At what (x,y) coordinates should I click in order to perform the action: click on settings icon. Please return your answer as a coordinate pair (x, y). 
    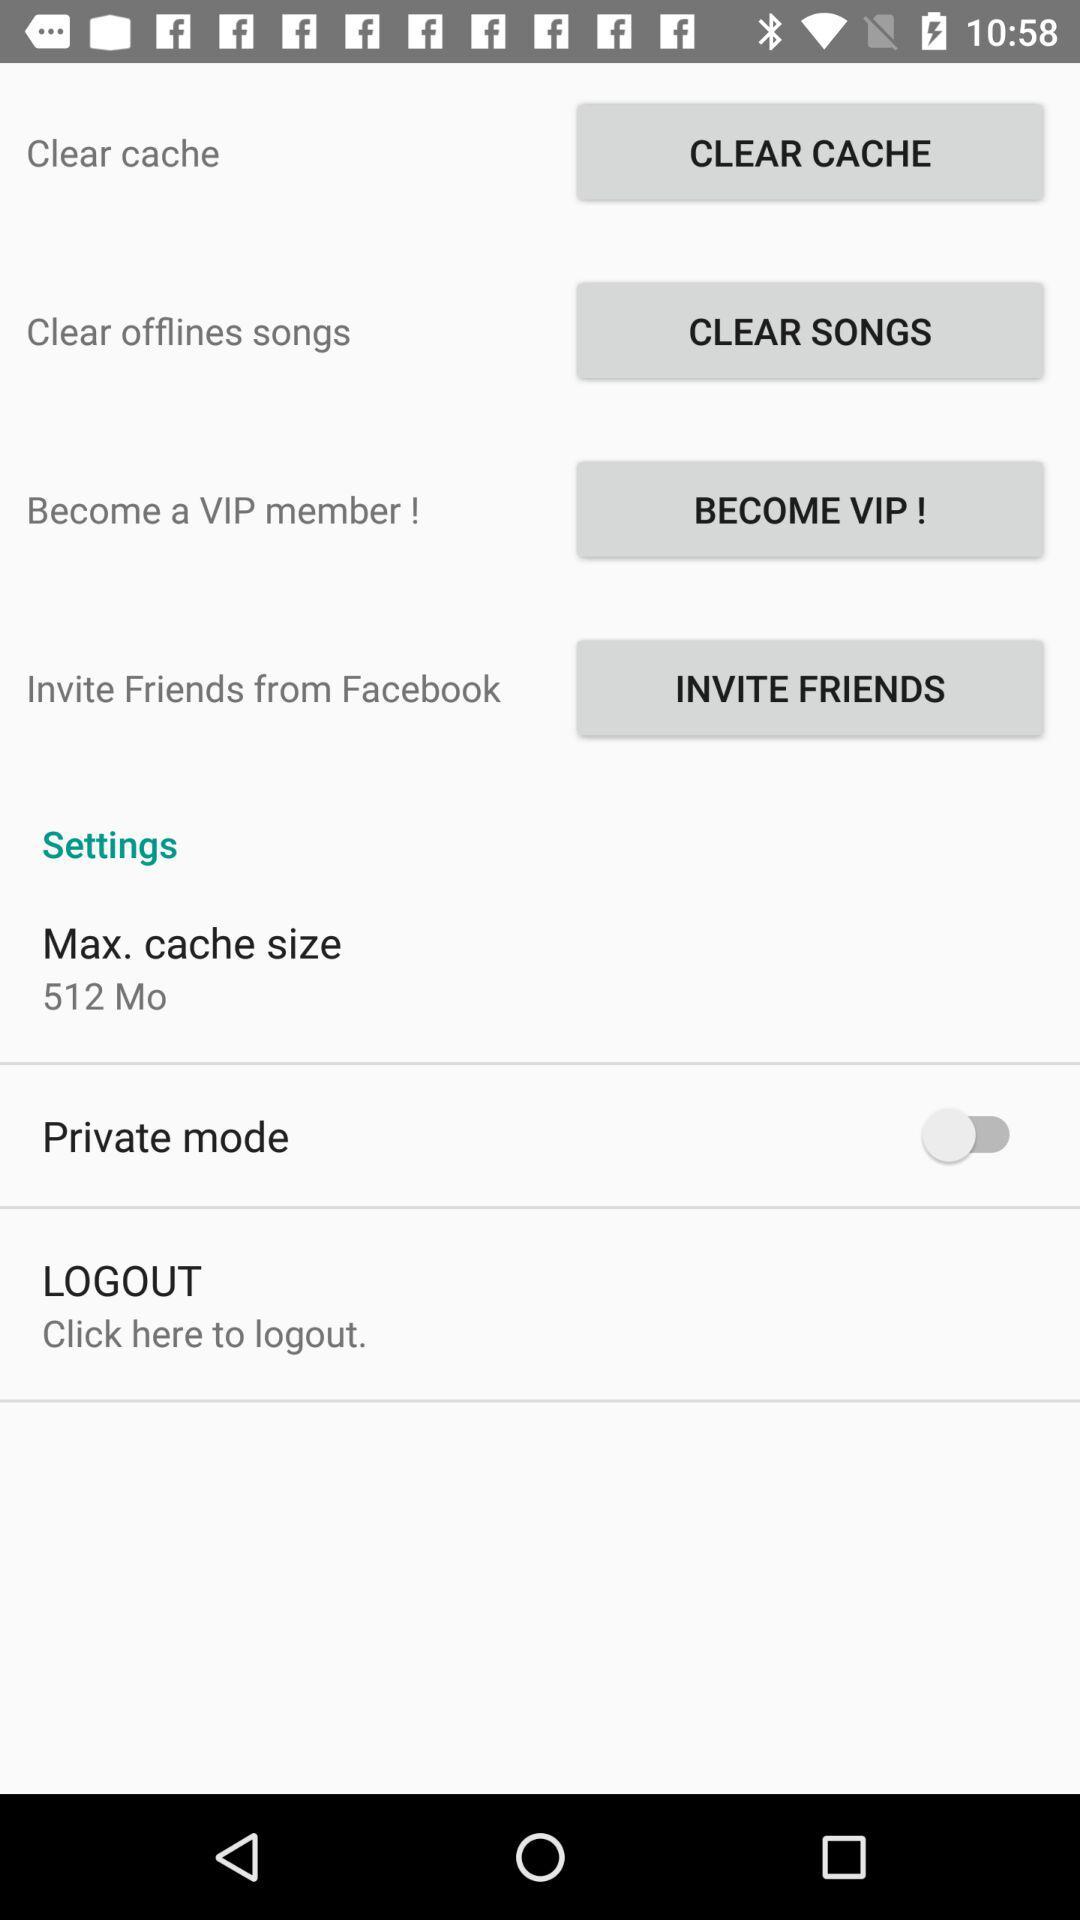
    Looking at the image, I should click on (540, 822).